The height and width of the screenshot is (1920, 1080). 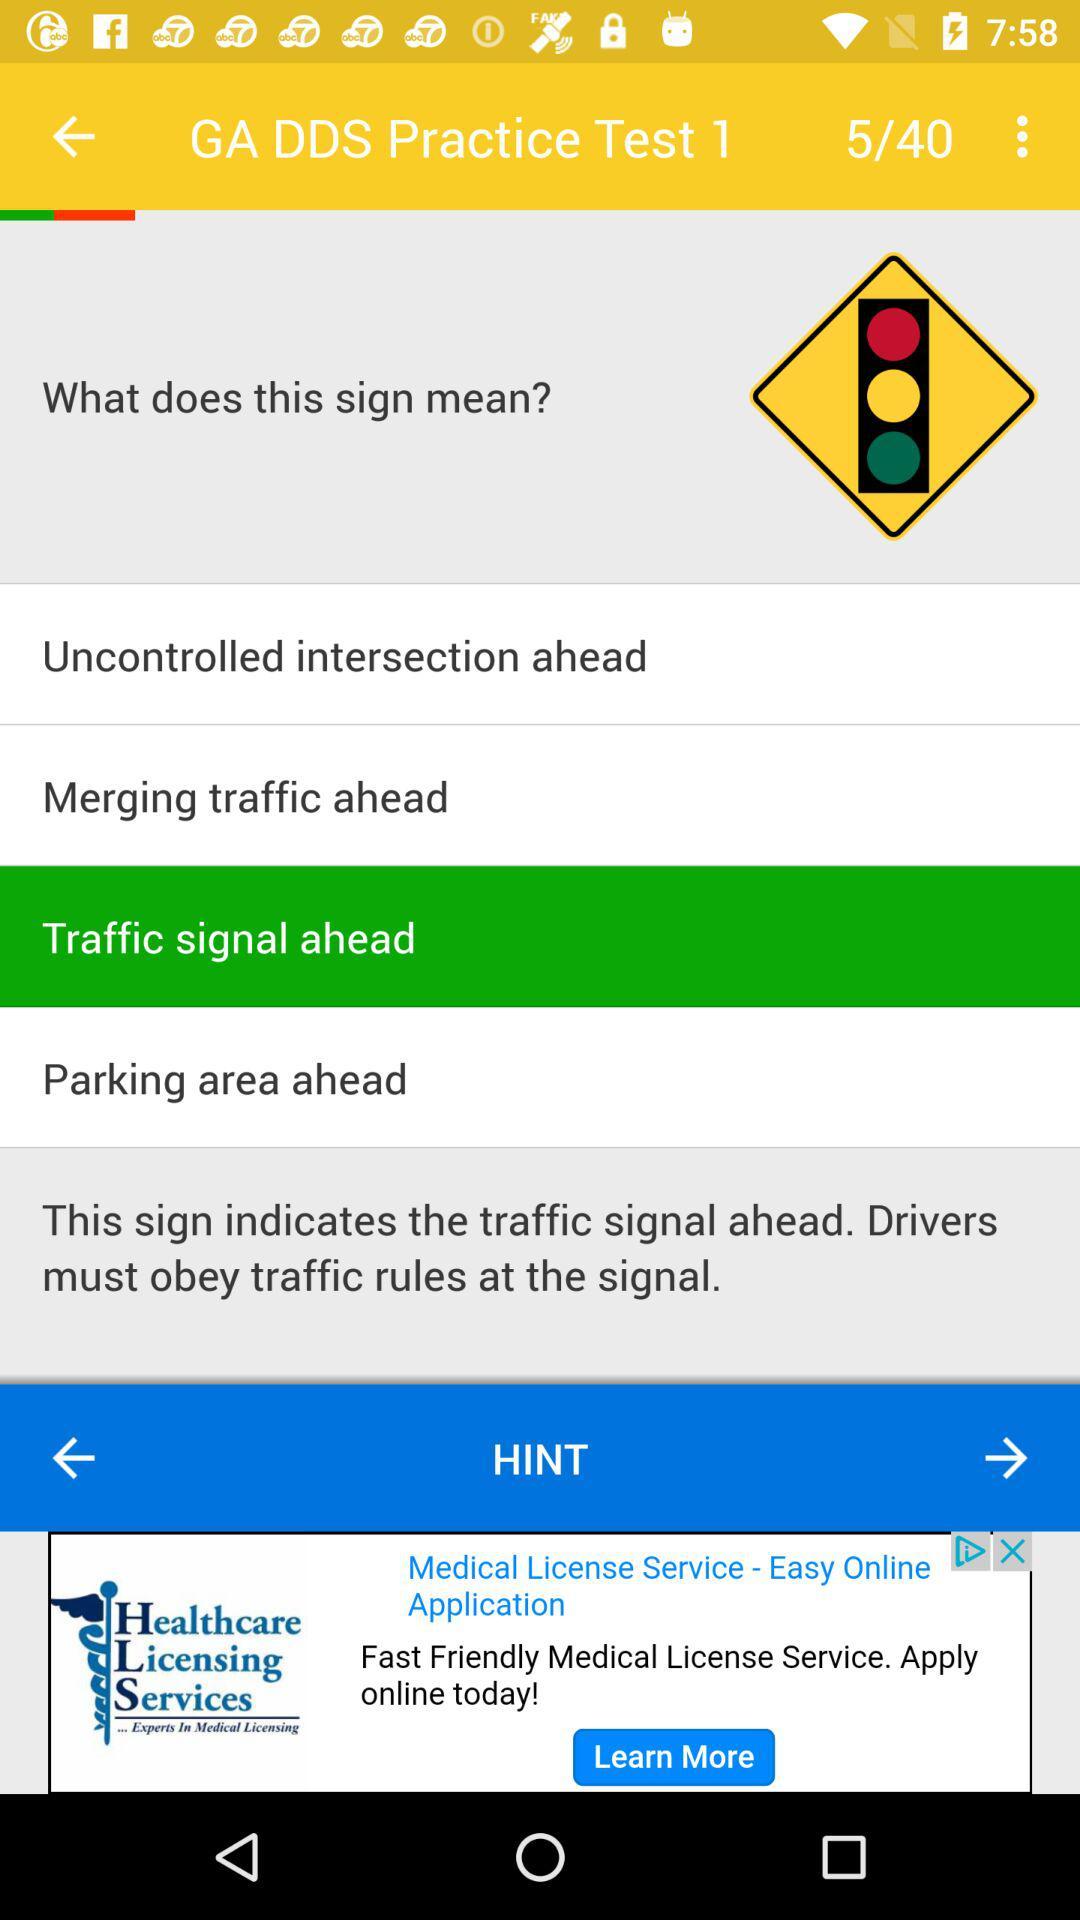 What do you see at coordinates (540, 1662) in the screenshot?
I see `shre the article` at bounding box center [540, 1662].